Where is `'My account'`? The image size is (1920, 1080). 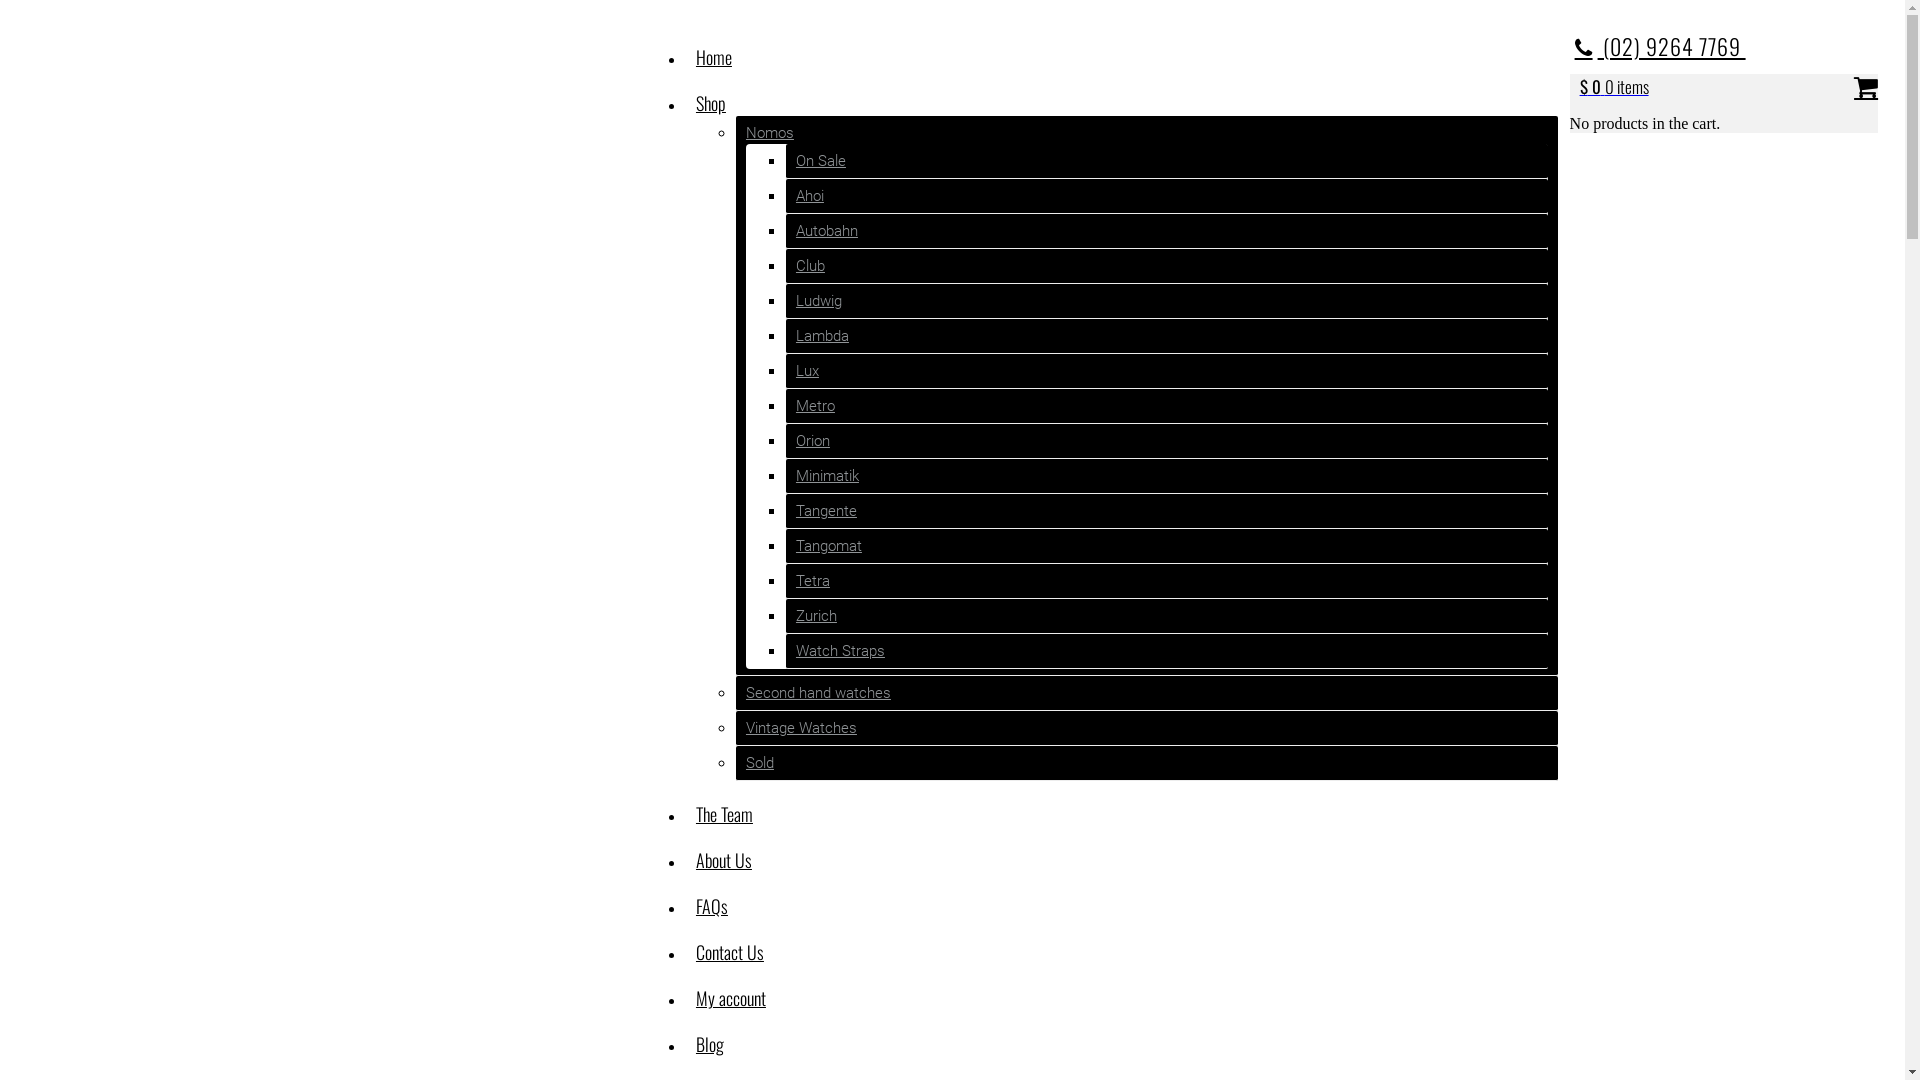 'My account' is located at coordinates (729, 998).